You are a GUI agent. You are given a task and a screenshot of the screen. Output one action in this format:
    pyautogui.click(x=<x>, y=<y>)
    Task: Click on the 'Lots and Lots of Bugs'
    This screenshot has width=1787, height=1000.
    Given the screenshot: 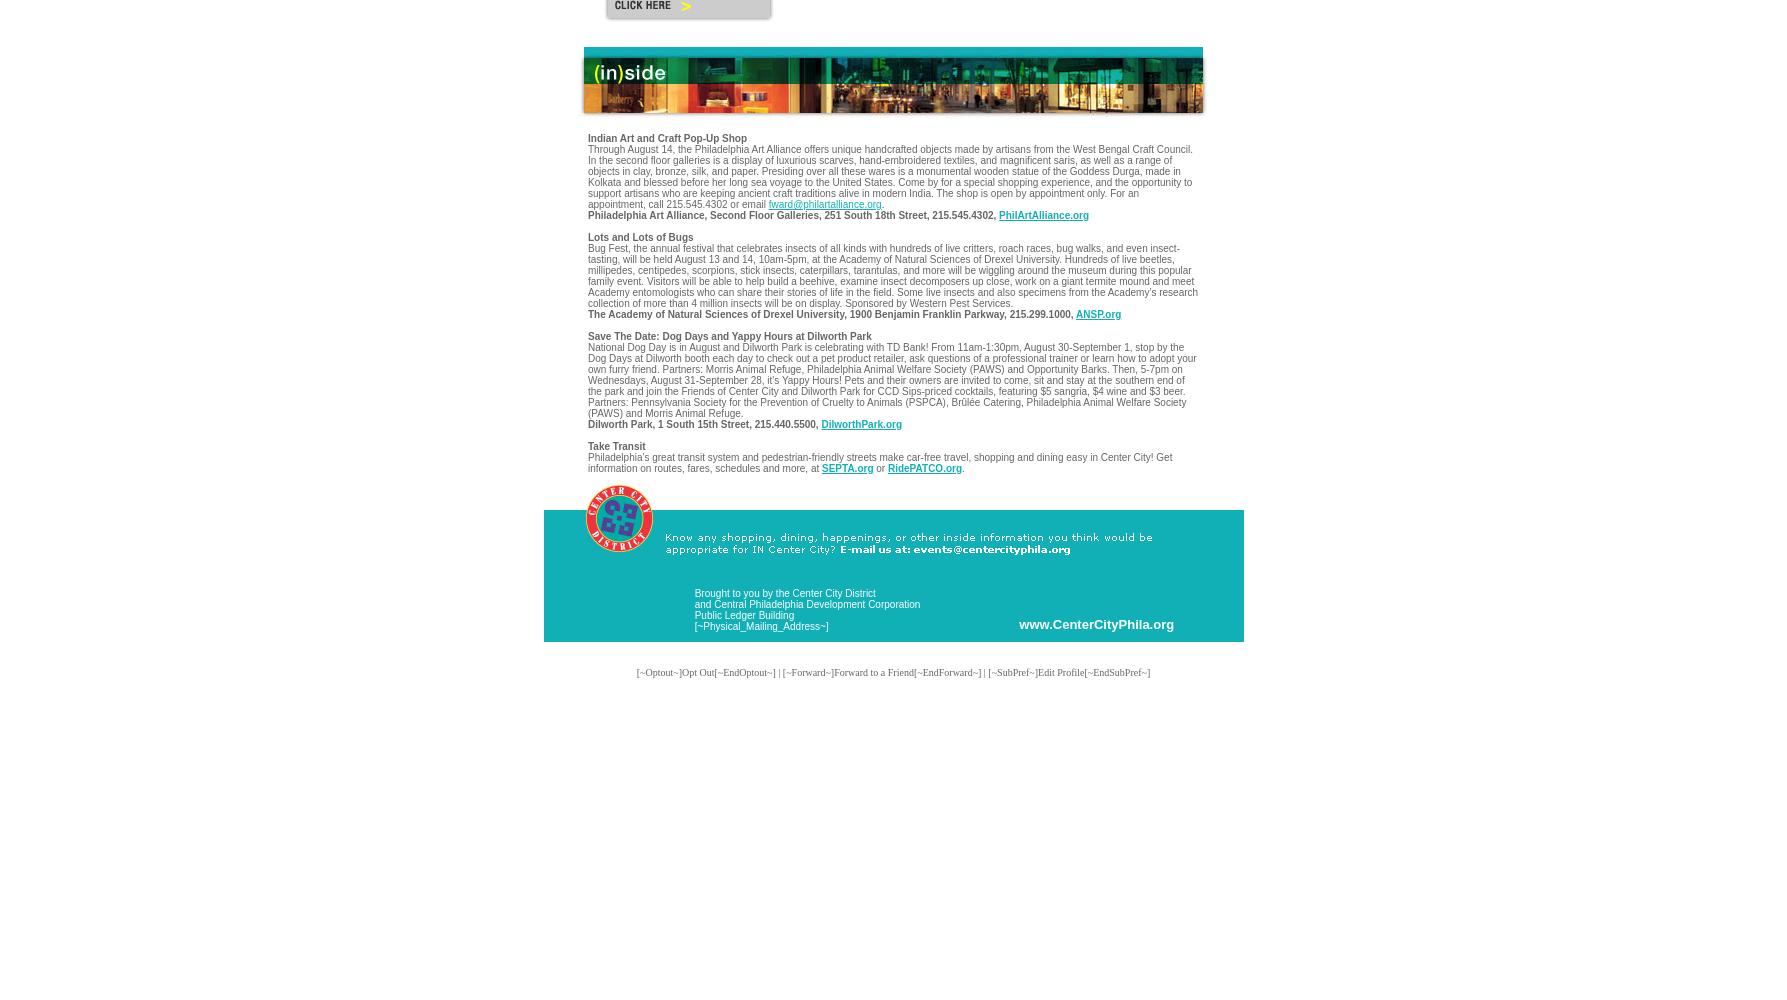 What is the action you would take?
    pyautogui.click(x=586, y=236)
    